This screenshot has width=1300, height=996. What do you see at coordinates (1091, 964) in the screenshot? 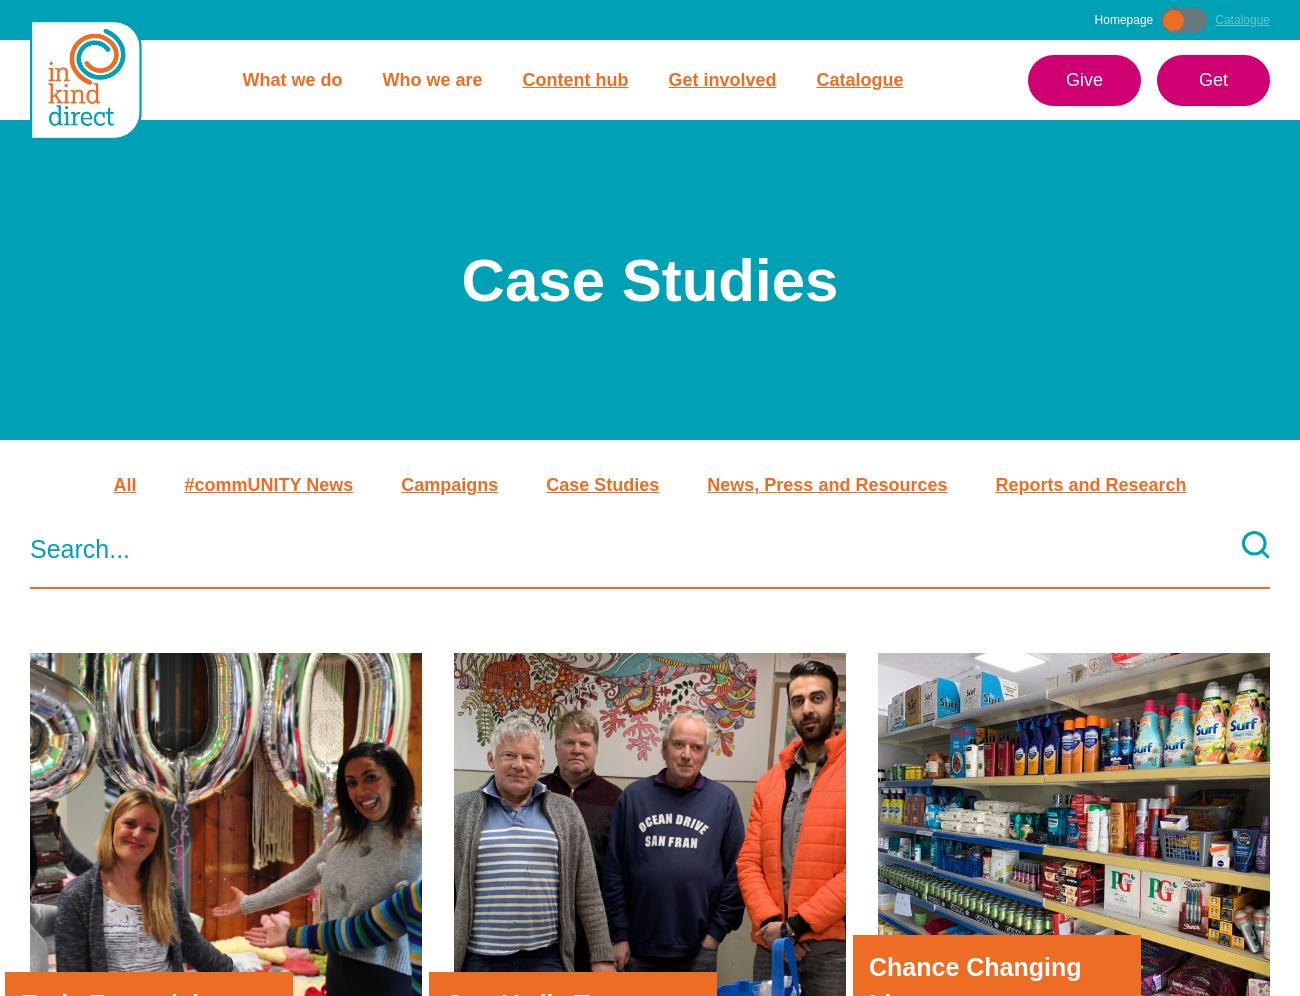
I see `'Cookie Settings'` at bounding box center [1091, 964].